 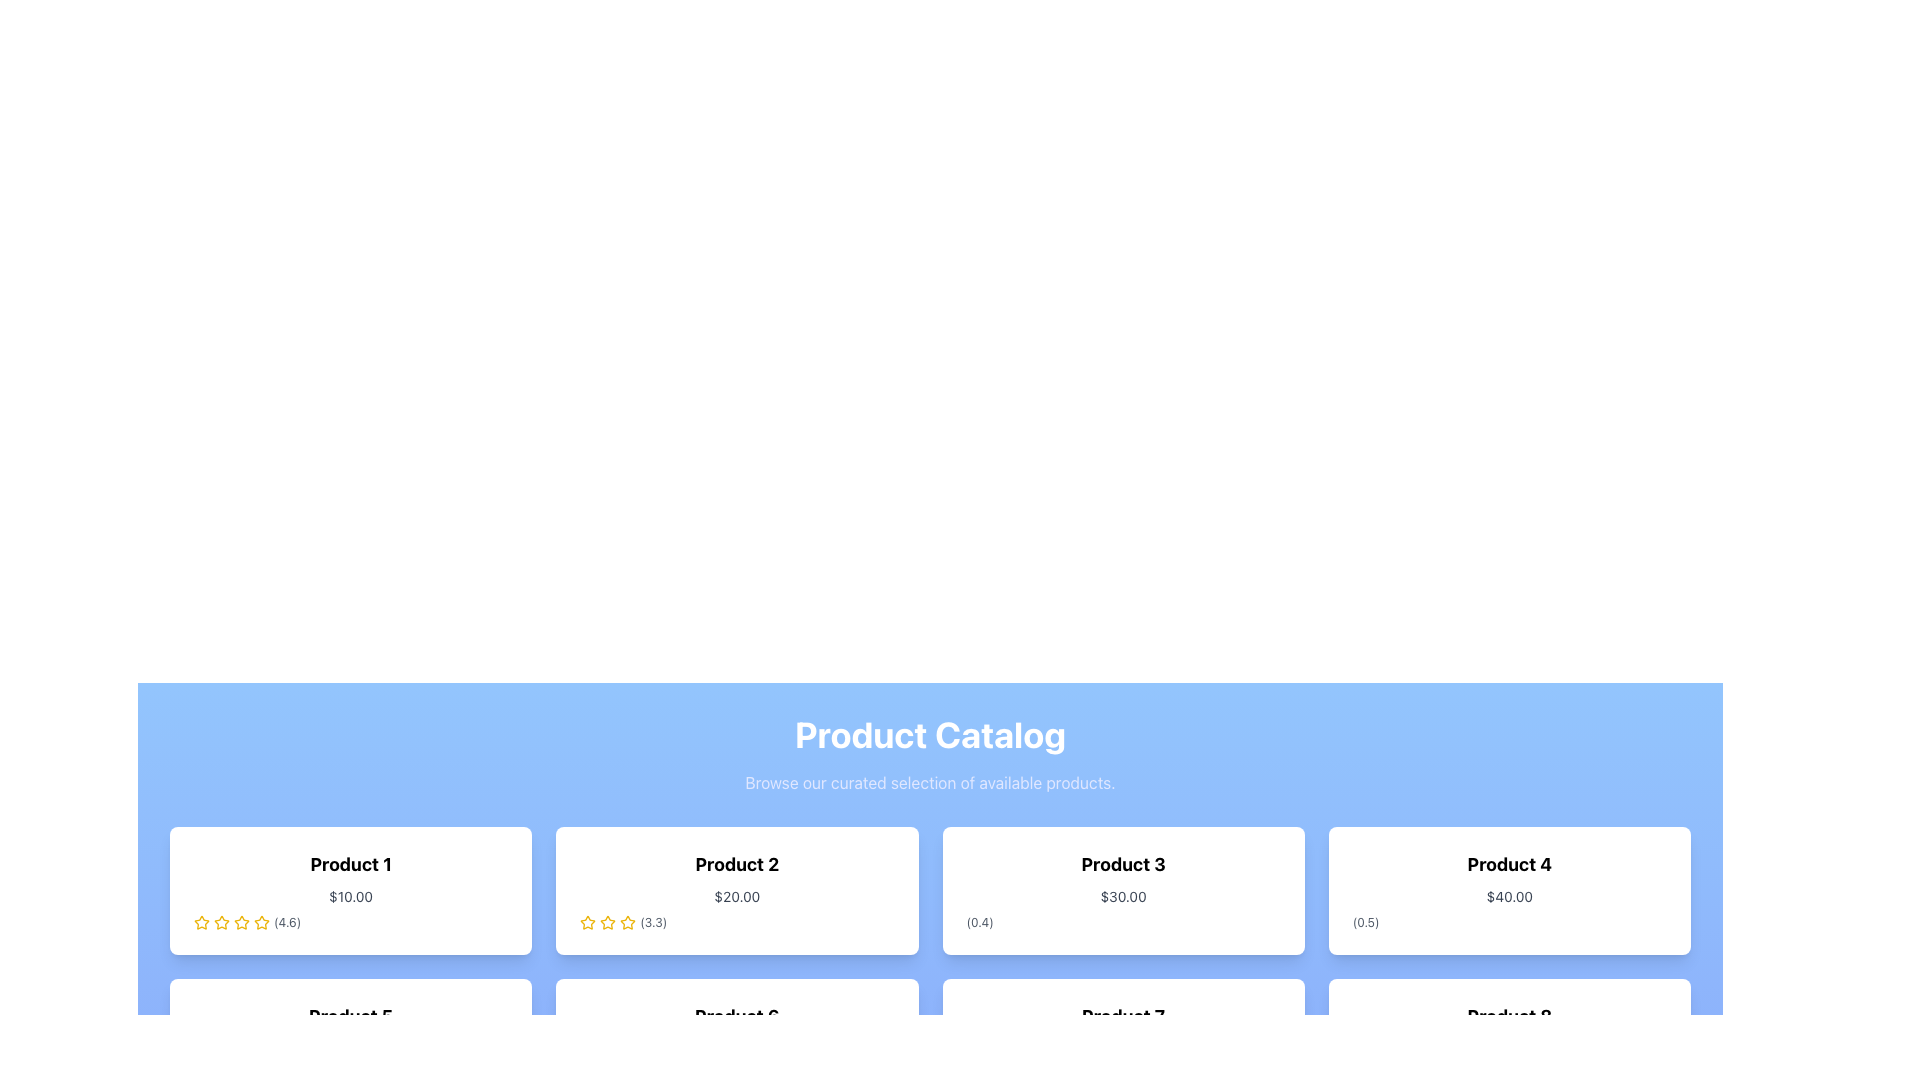 What do you see at coordinates (350, 890) in the screenshot?
I see `the product card` at bounding box center [350, 890].